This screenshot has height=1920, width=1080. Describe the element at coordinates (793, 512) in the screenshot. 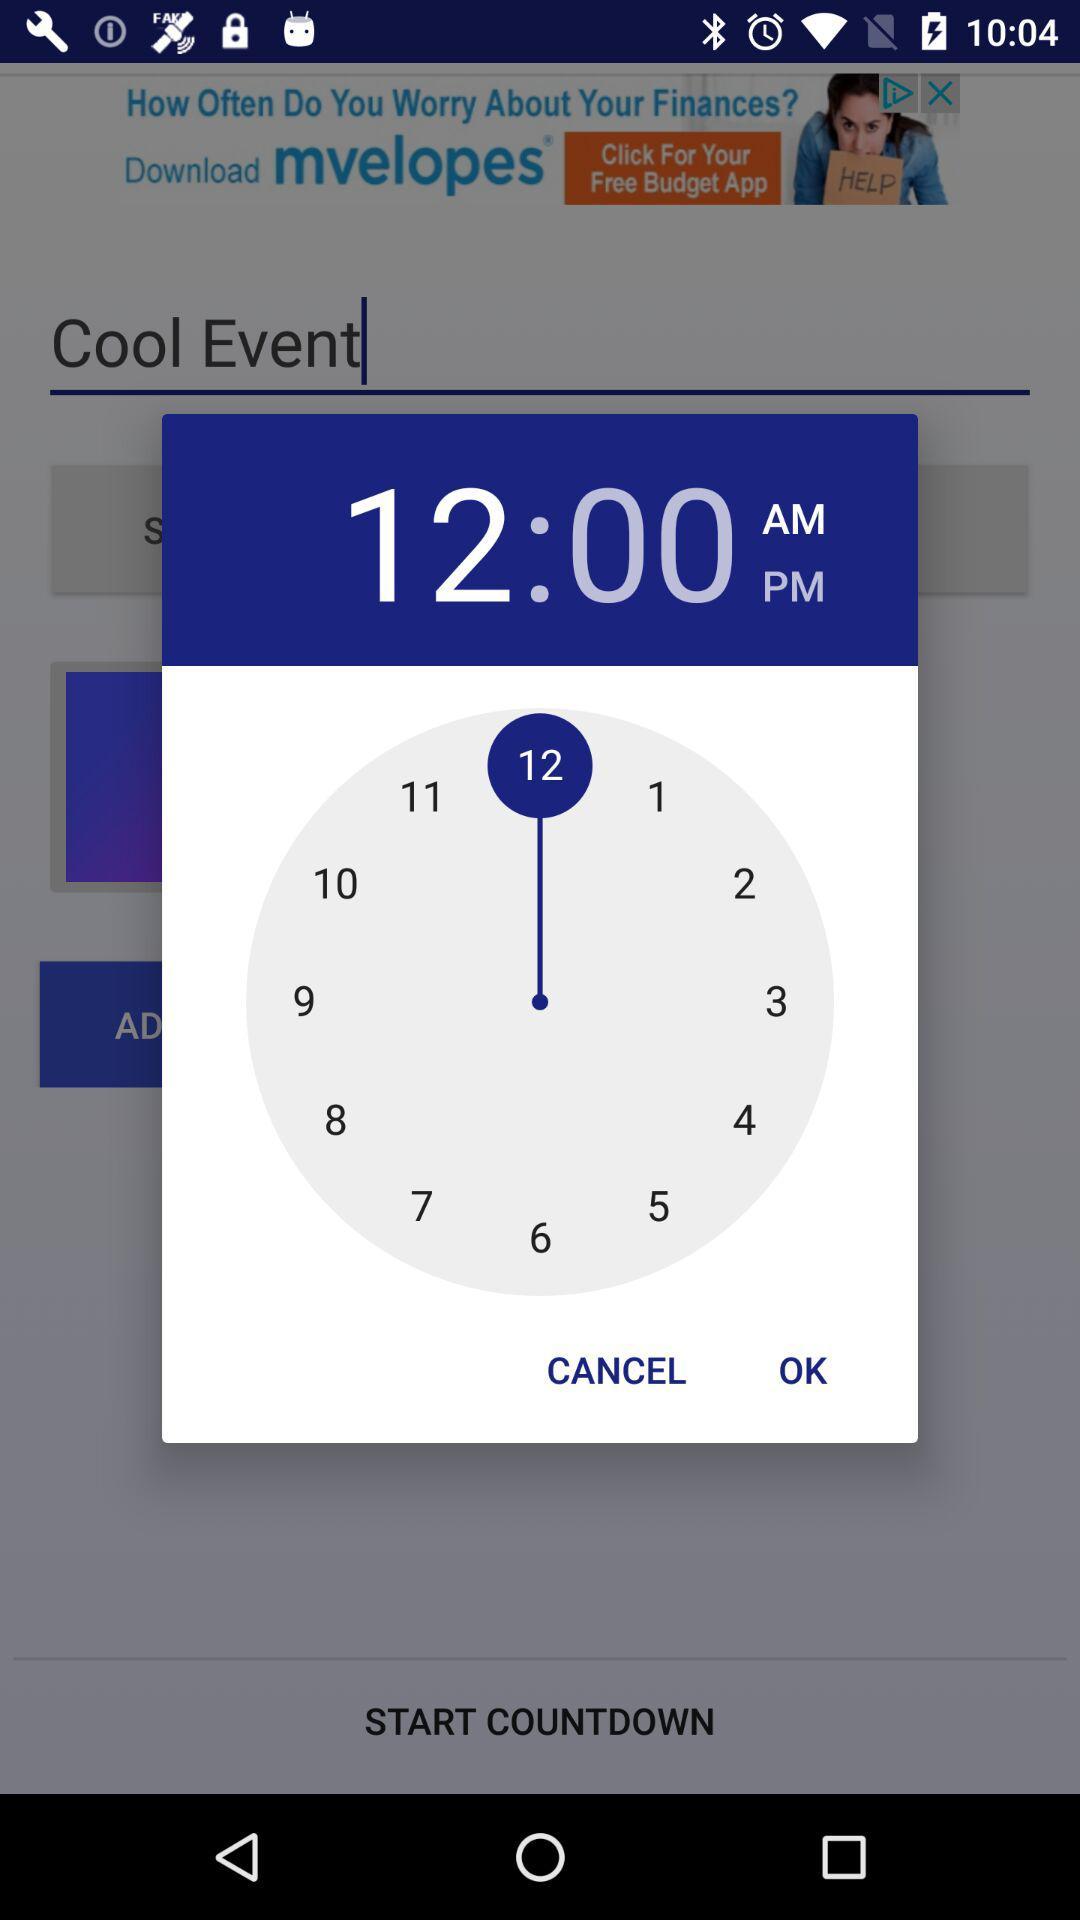

I see `the checkbox above the pm checkbox` at that location.